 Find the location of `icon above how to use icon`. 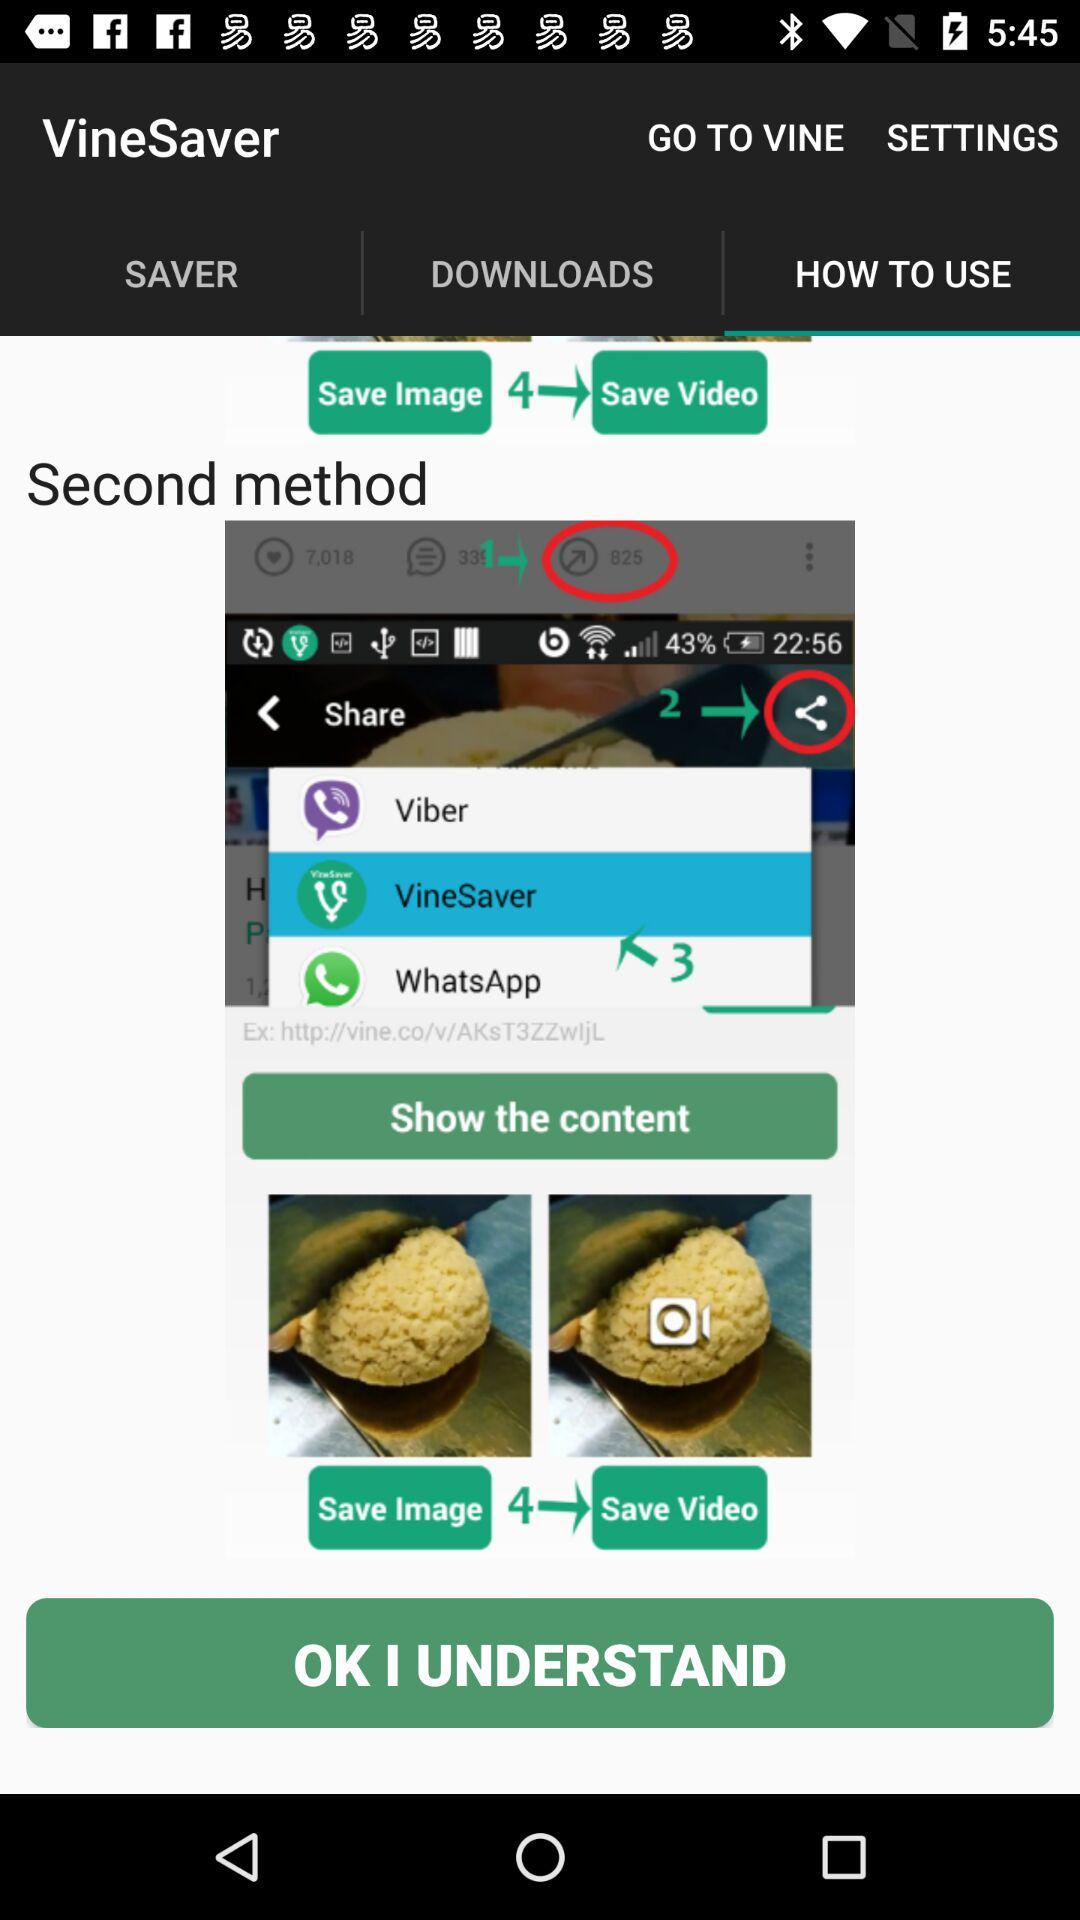

icon above how to use icon is located at coordinates (971, 135).